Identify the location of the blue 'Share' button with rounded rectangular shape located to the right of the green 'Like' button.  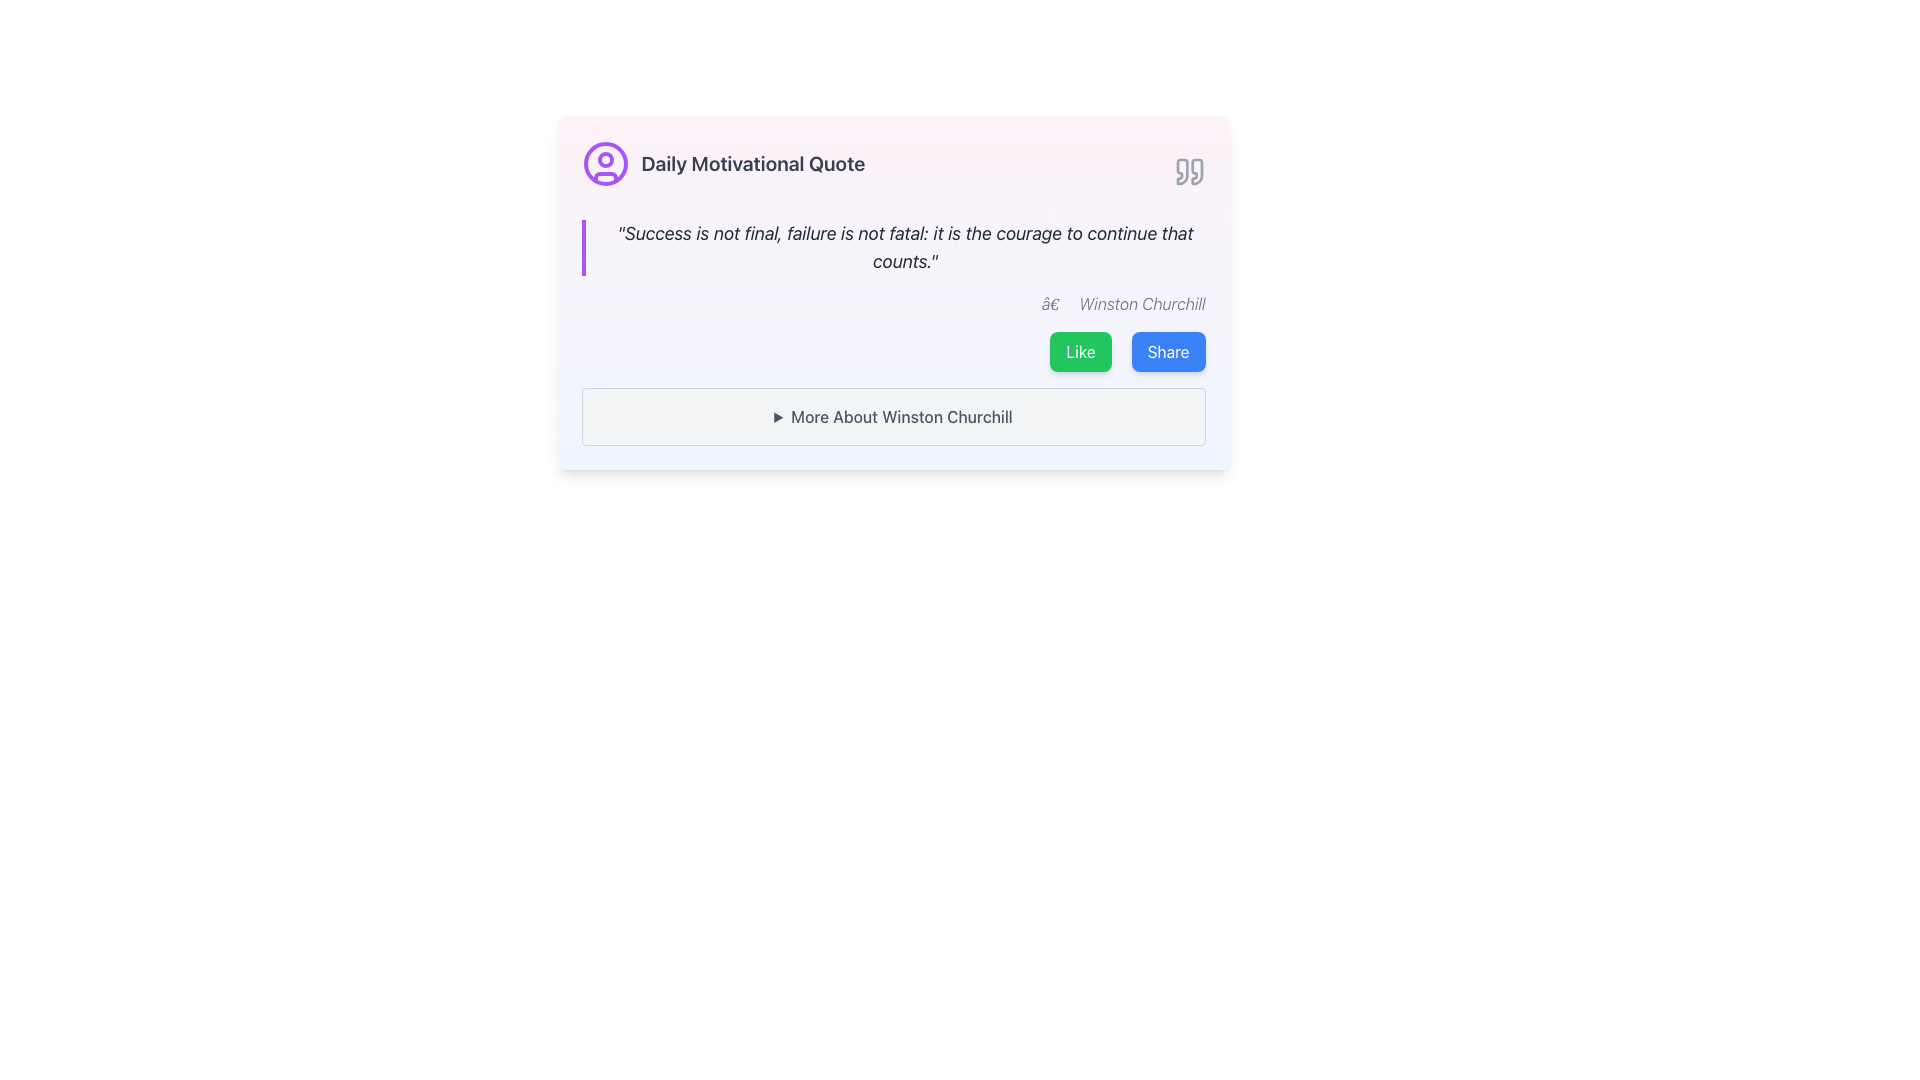
(1168, 350).